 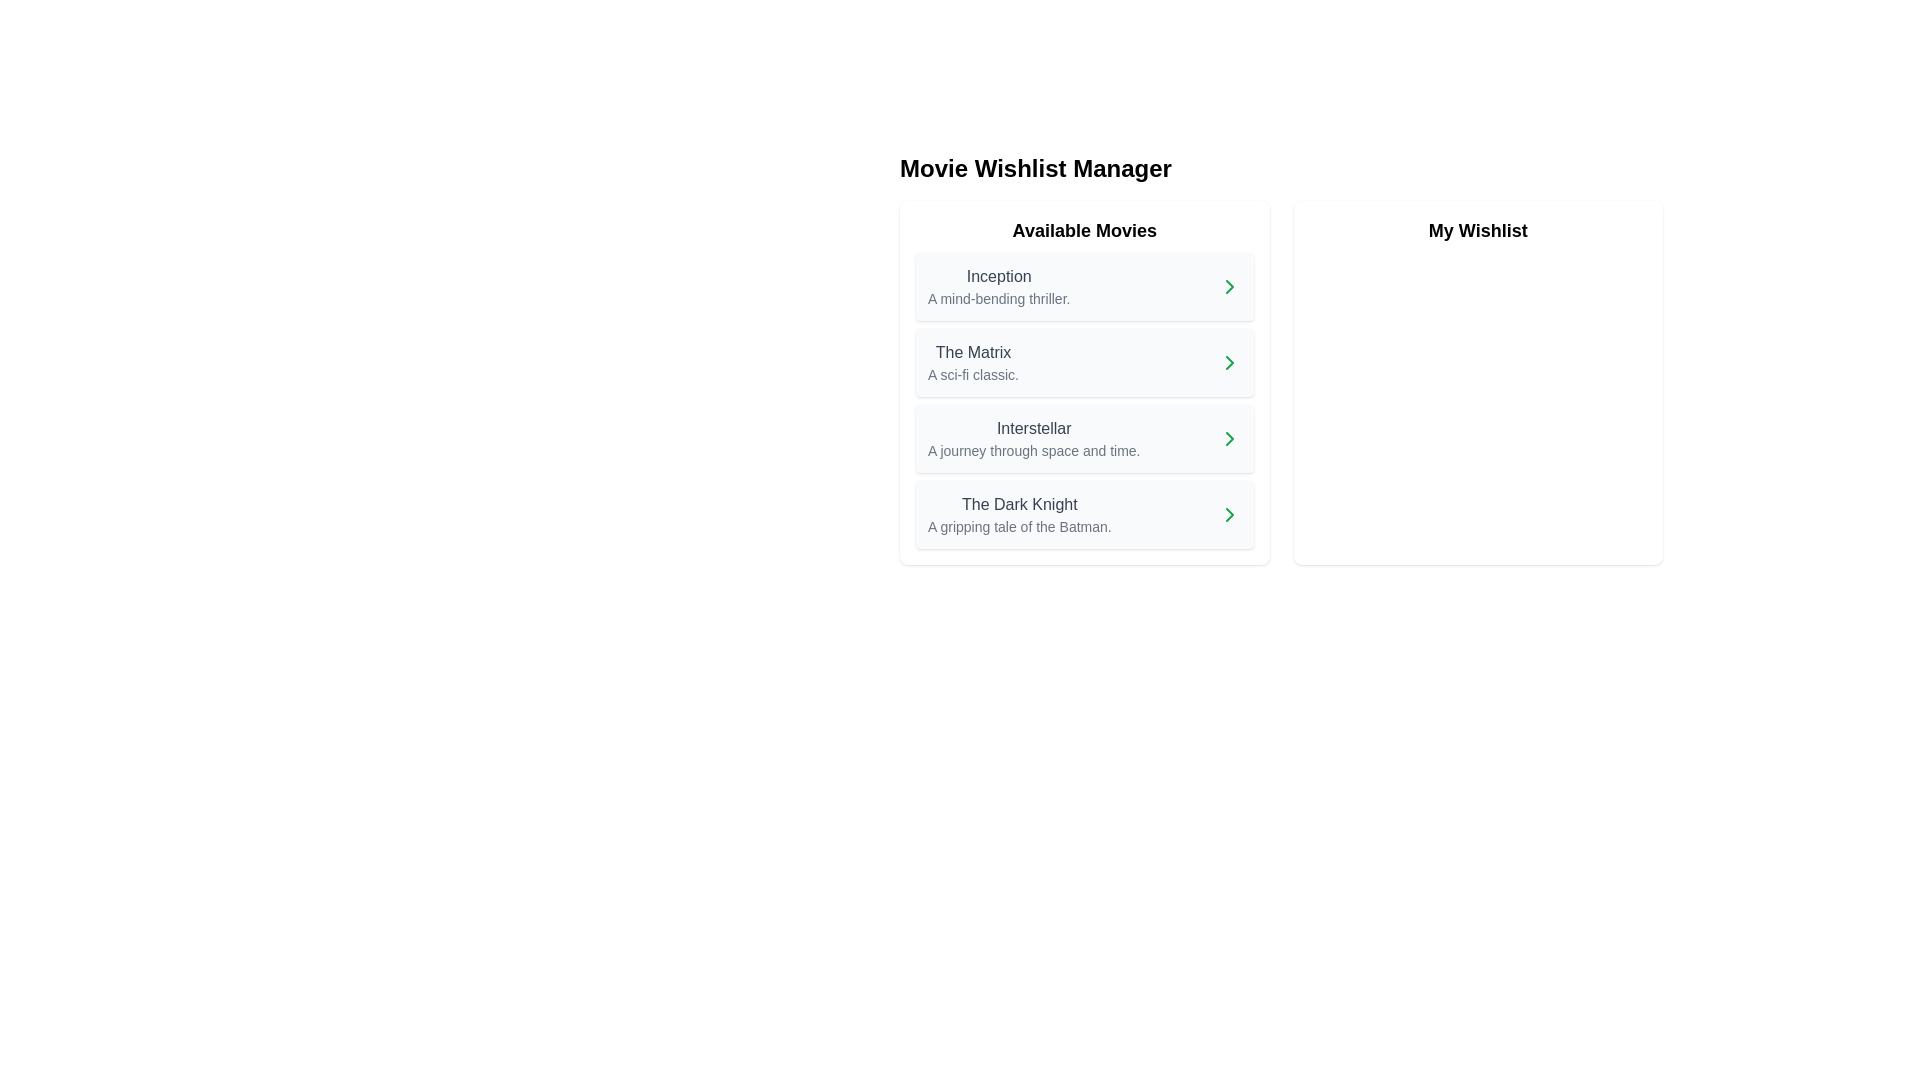 What do you see at coordinates (1228, 438) in the screenshot?
I see `the Chevron icon button located at the far right of the 'Interstellar' movie item in the 'Available Movies' section of the 'Movie Wishlist Manager' interface` at bounding box center [1228, 438].